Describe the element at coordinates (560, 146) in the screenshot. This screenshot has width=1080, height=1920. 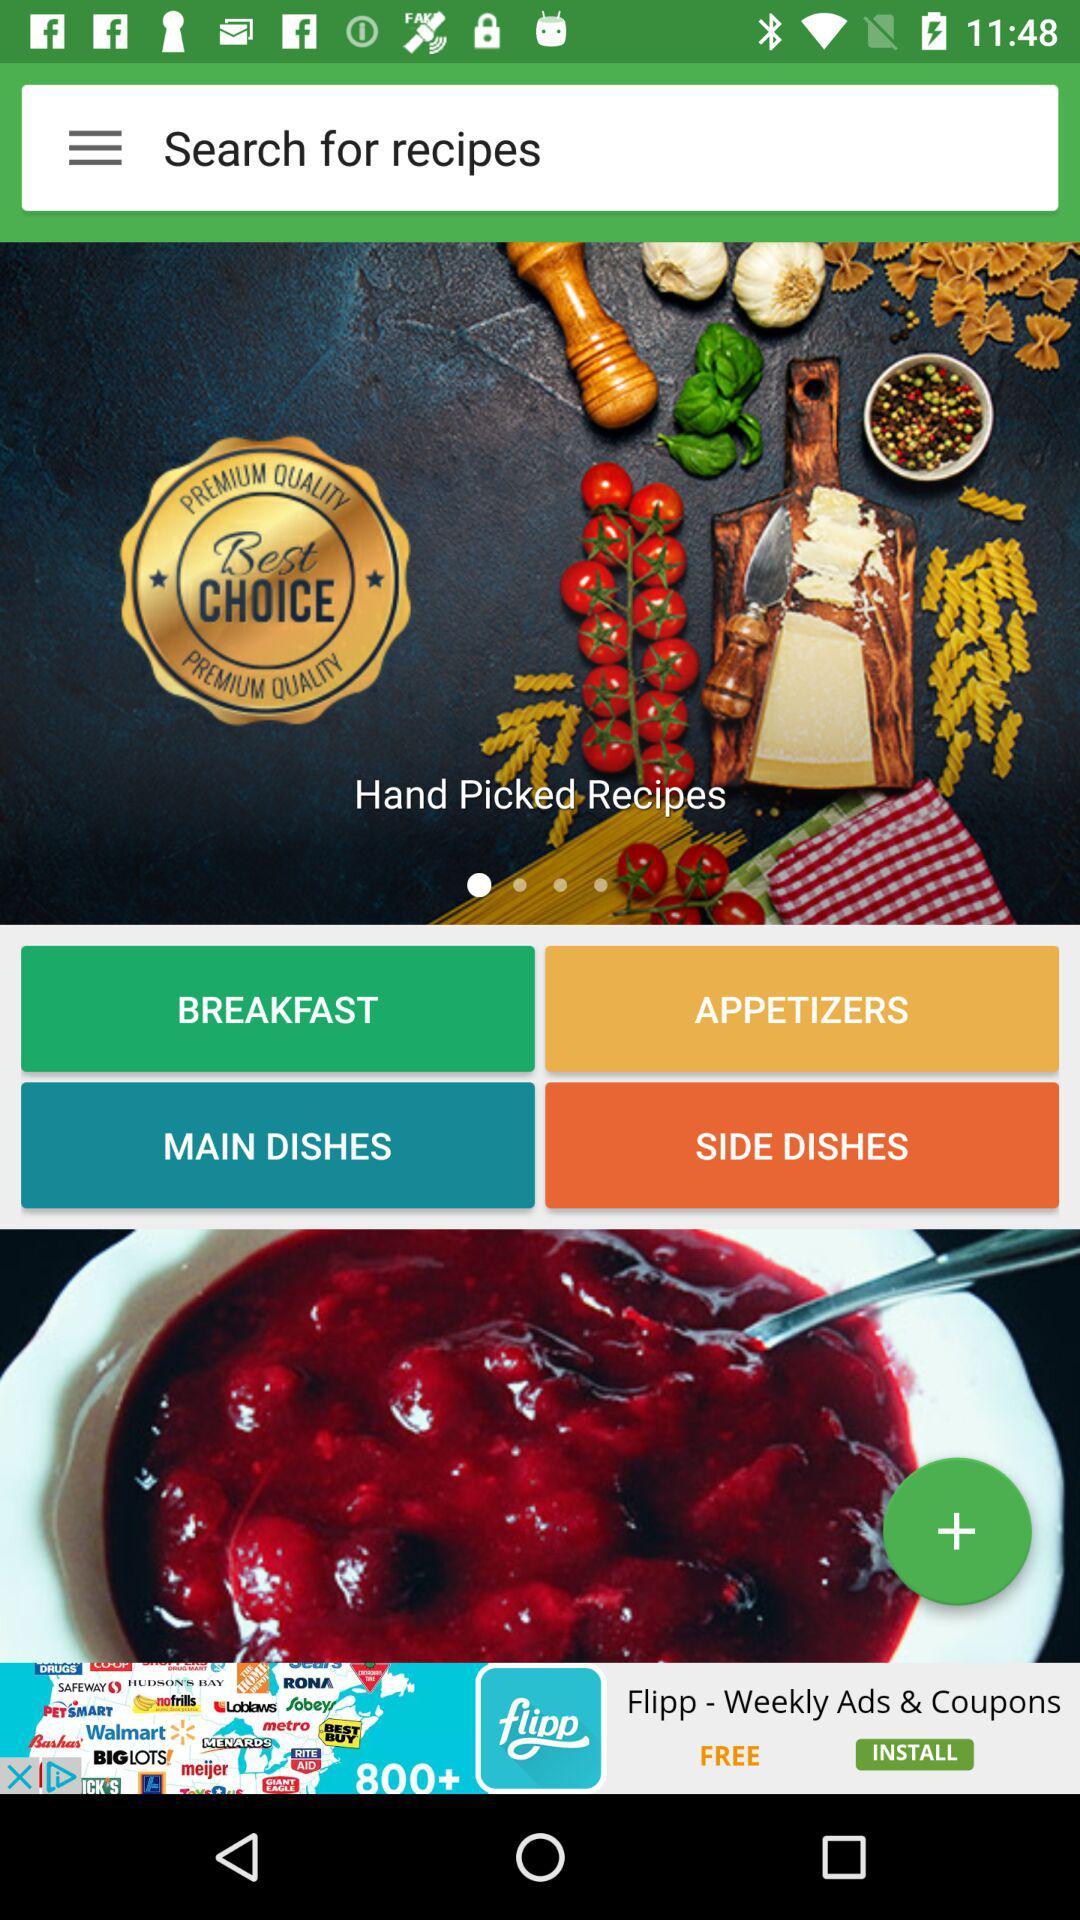
I see `search for recipes` at that location.